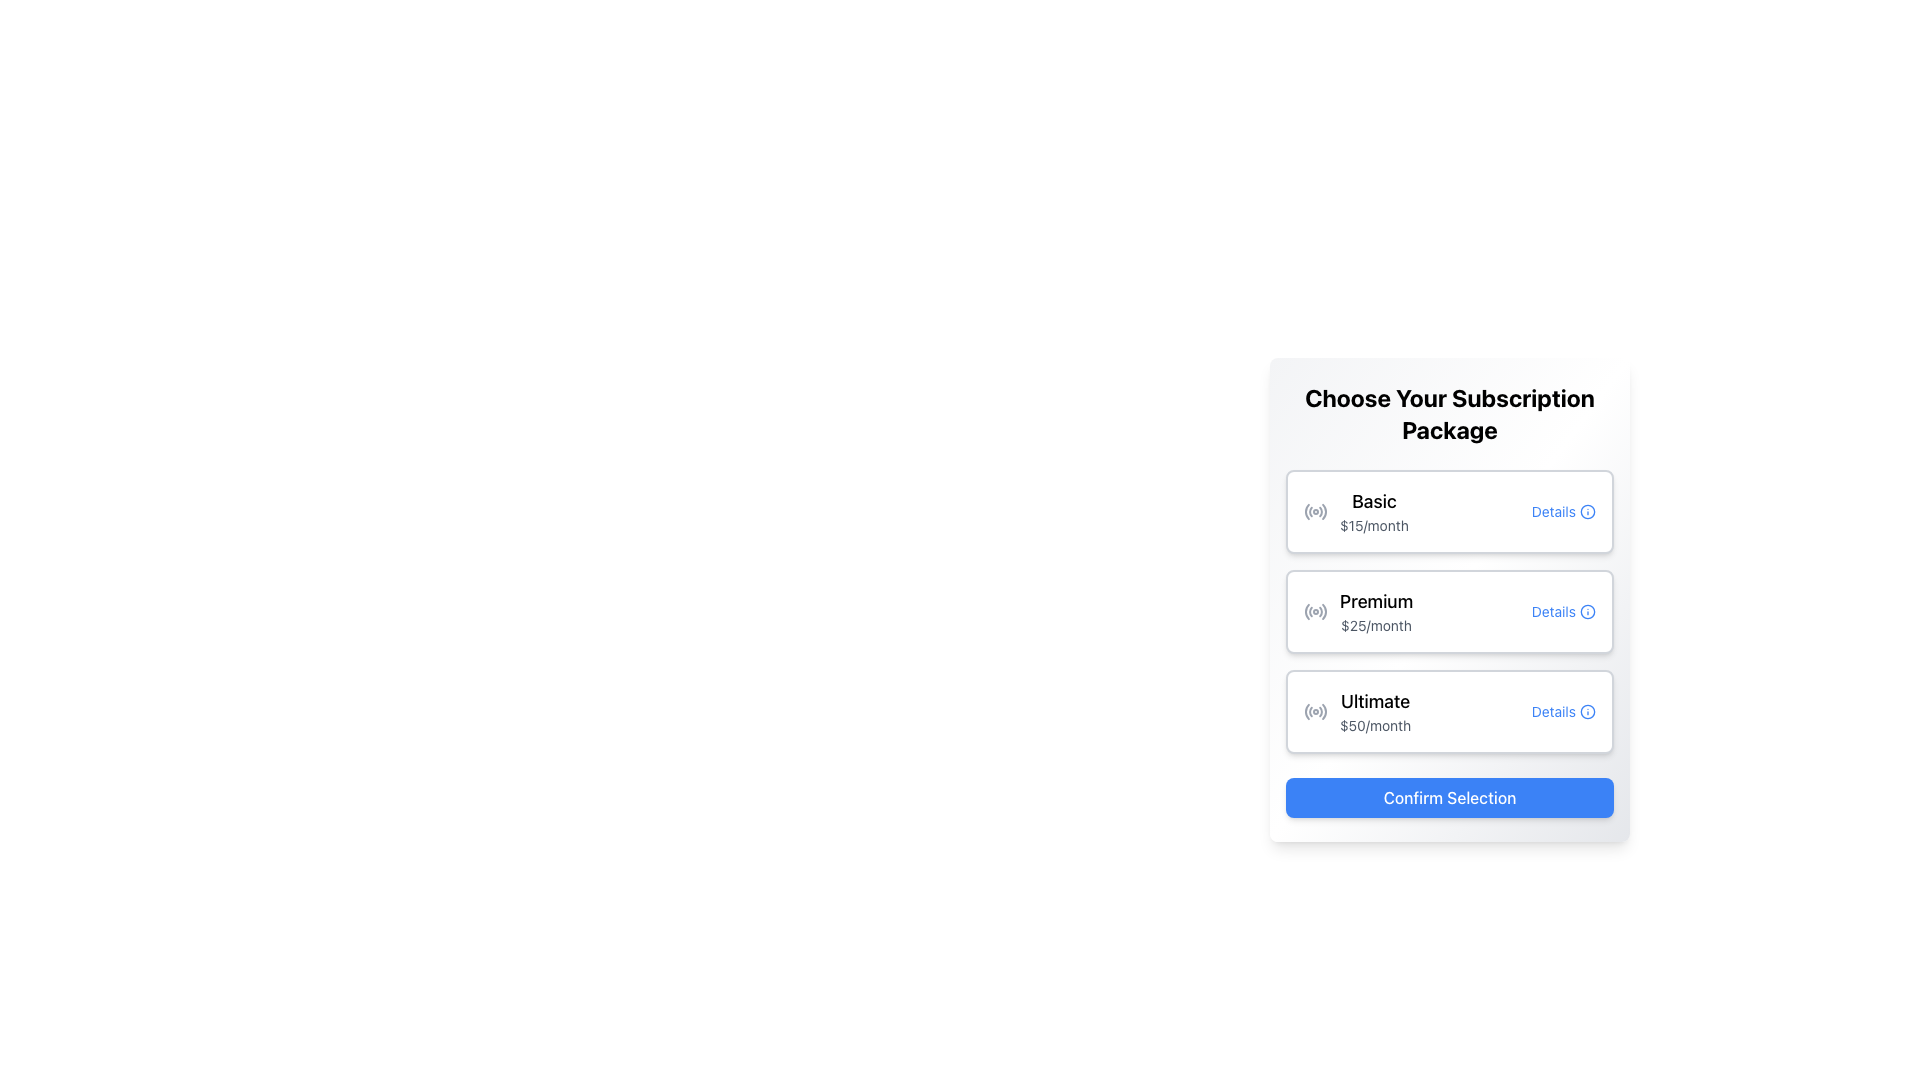 The height and width of the screenshot is (1080, 1920). Describe the element at coordinates (1356, 511) in the screenshot. I see `displayed text of the 'Basic' subscription package in the Text Display with Icon located at the top of the list of subscription packages` at that location.